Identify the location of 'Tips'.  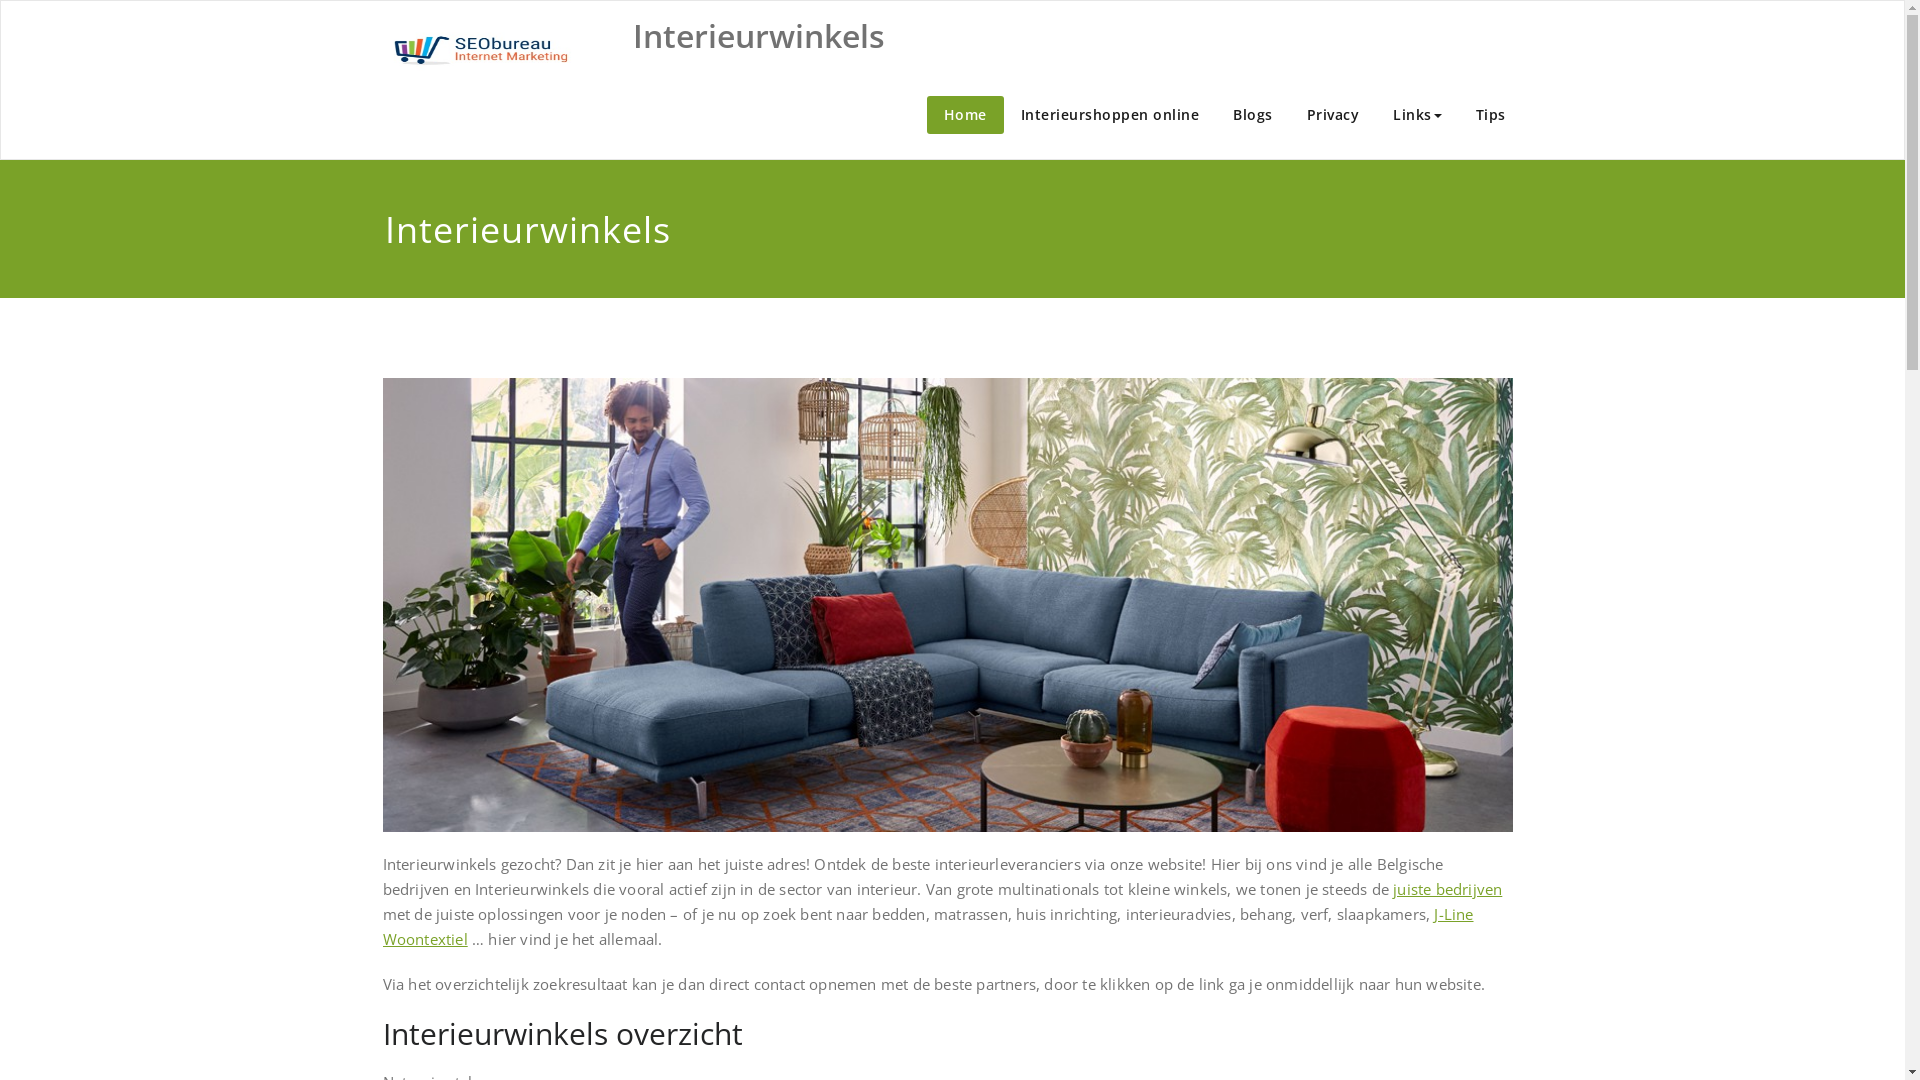
(1489, 115).